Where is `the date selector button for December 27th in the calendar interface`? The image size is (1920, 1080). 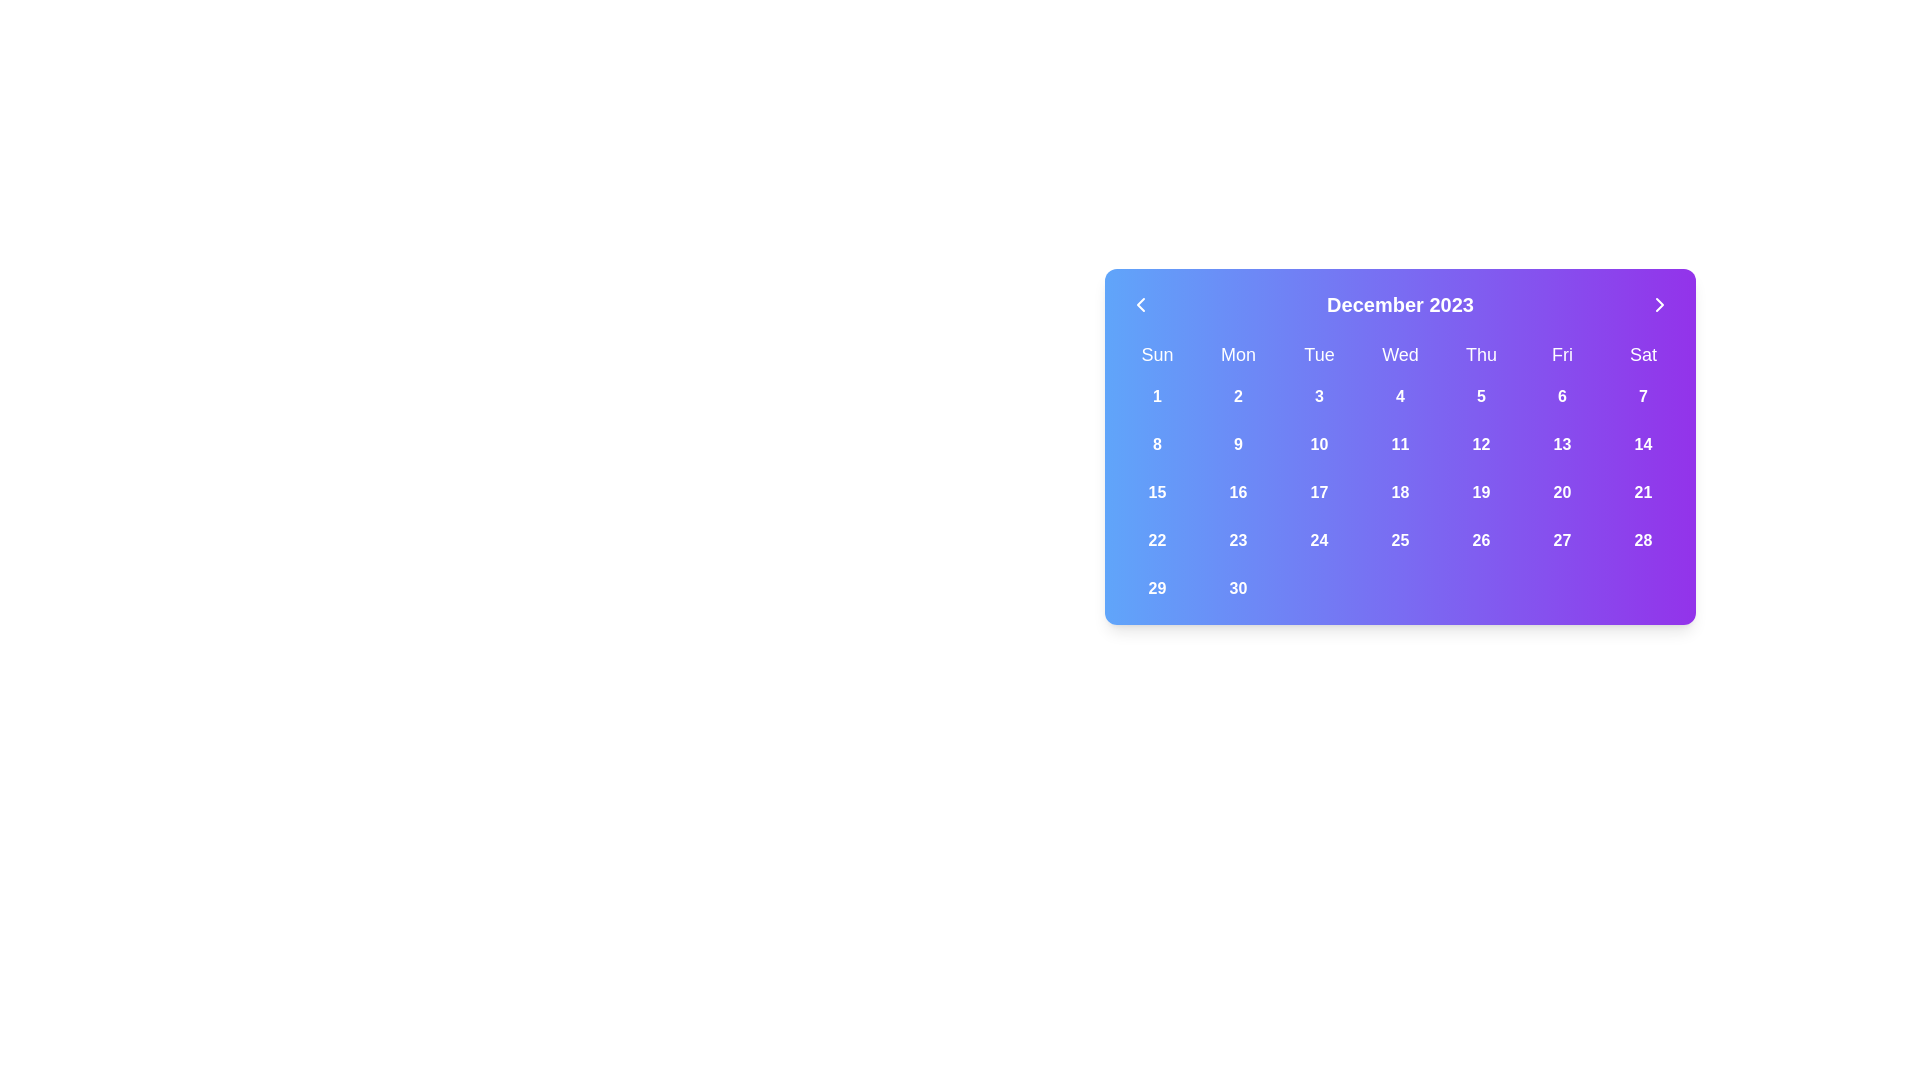
the date selector button for December 27th in the calendar interface is located at coordinates (1561, 540).